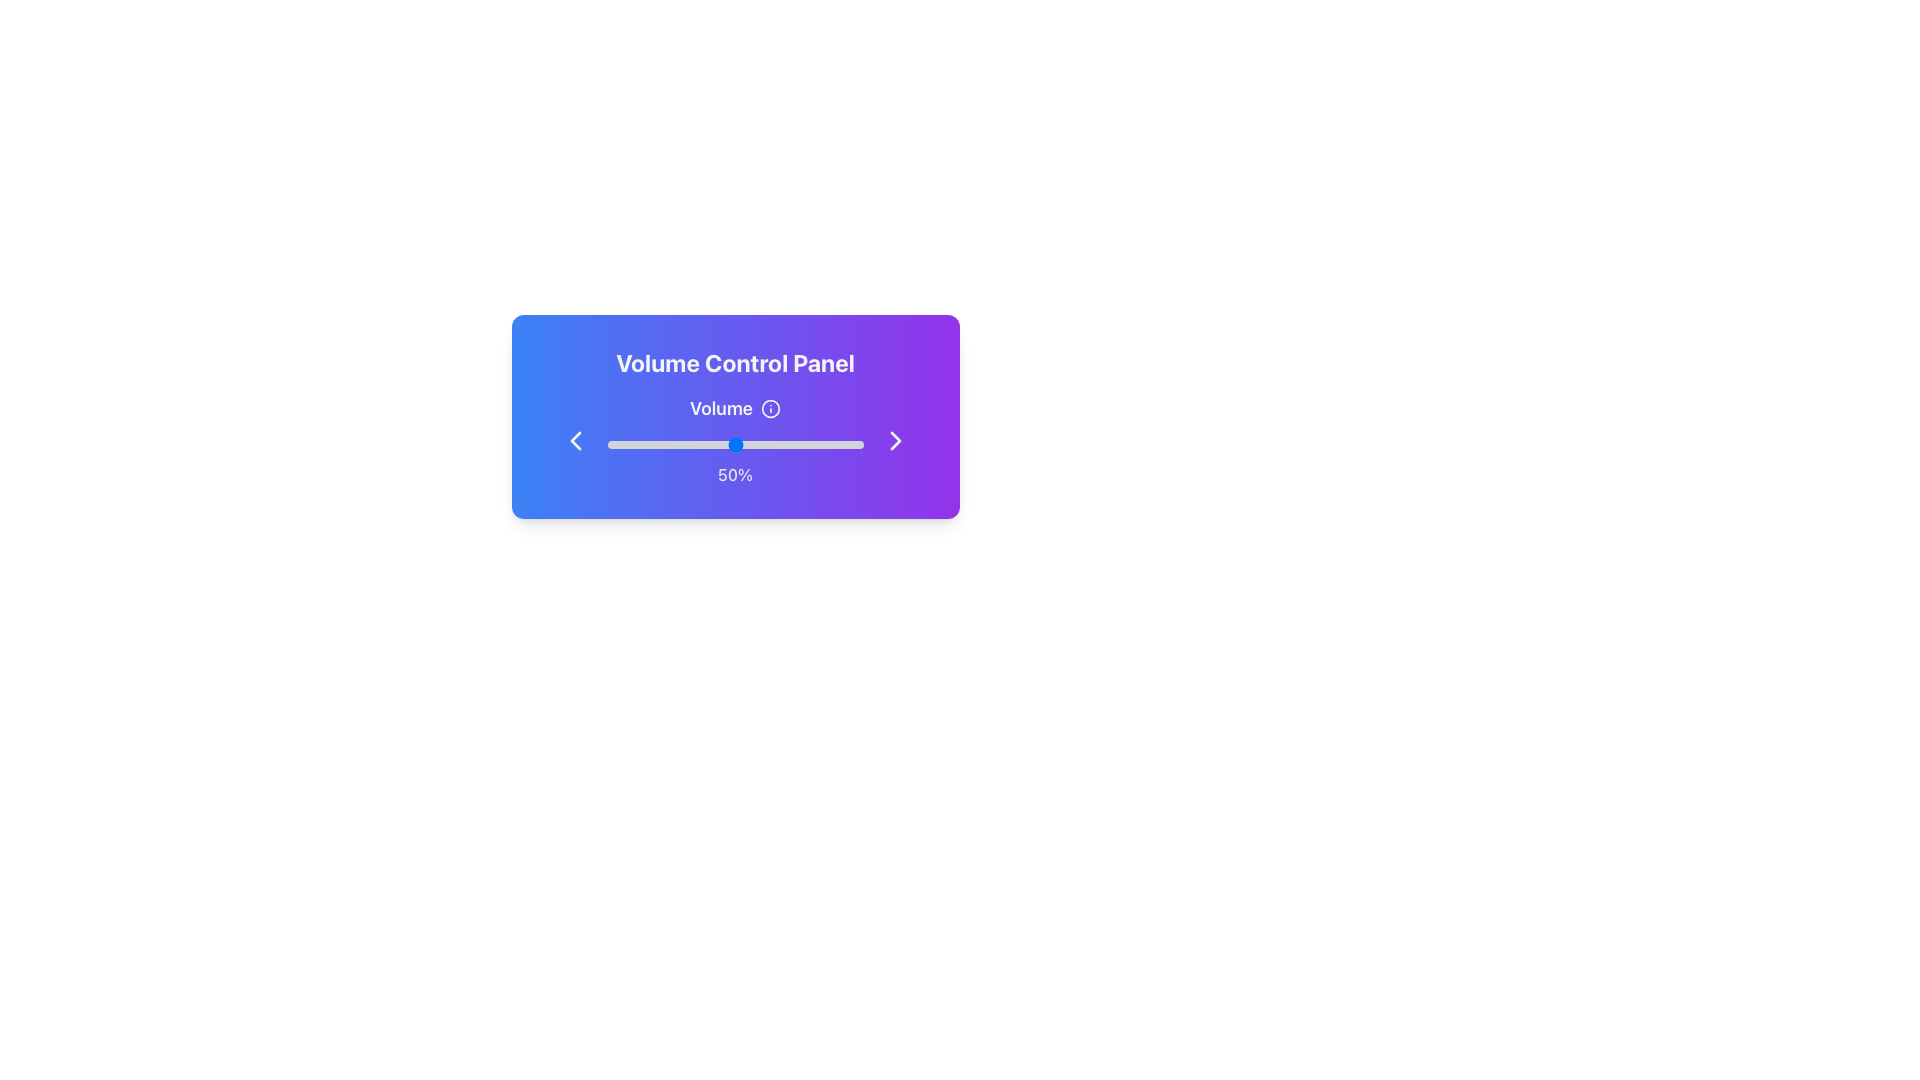  I want to click on the text label displaying '50%' located beneath the horizontal slider in the Volume Control Panel, so click(734, 474).